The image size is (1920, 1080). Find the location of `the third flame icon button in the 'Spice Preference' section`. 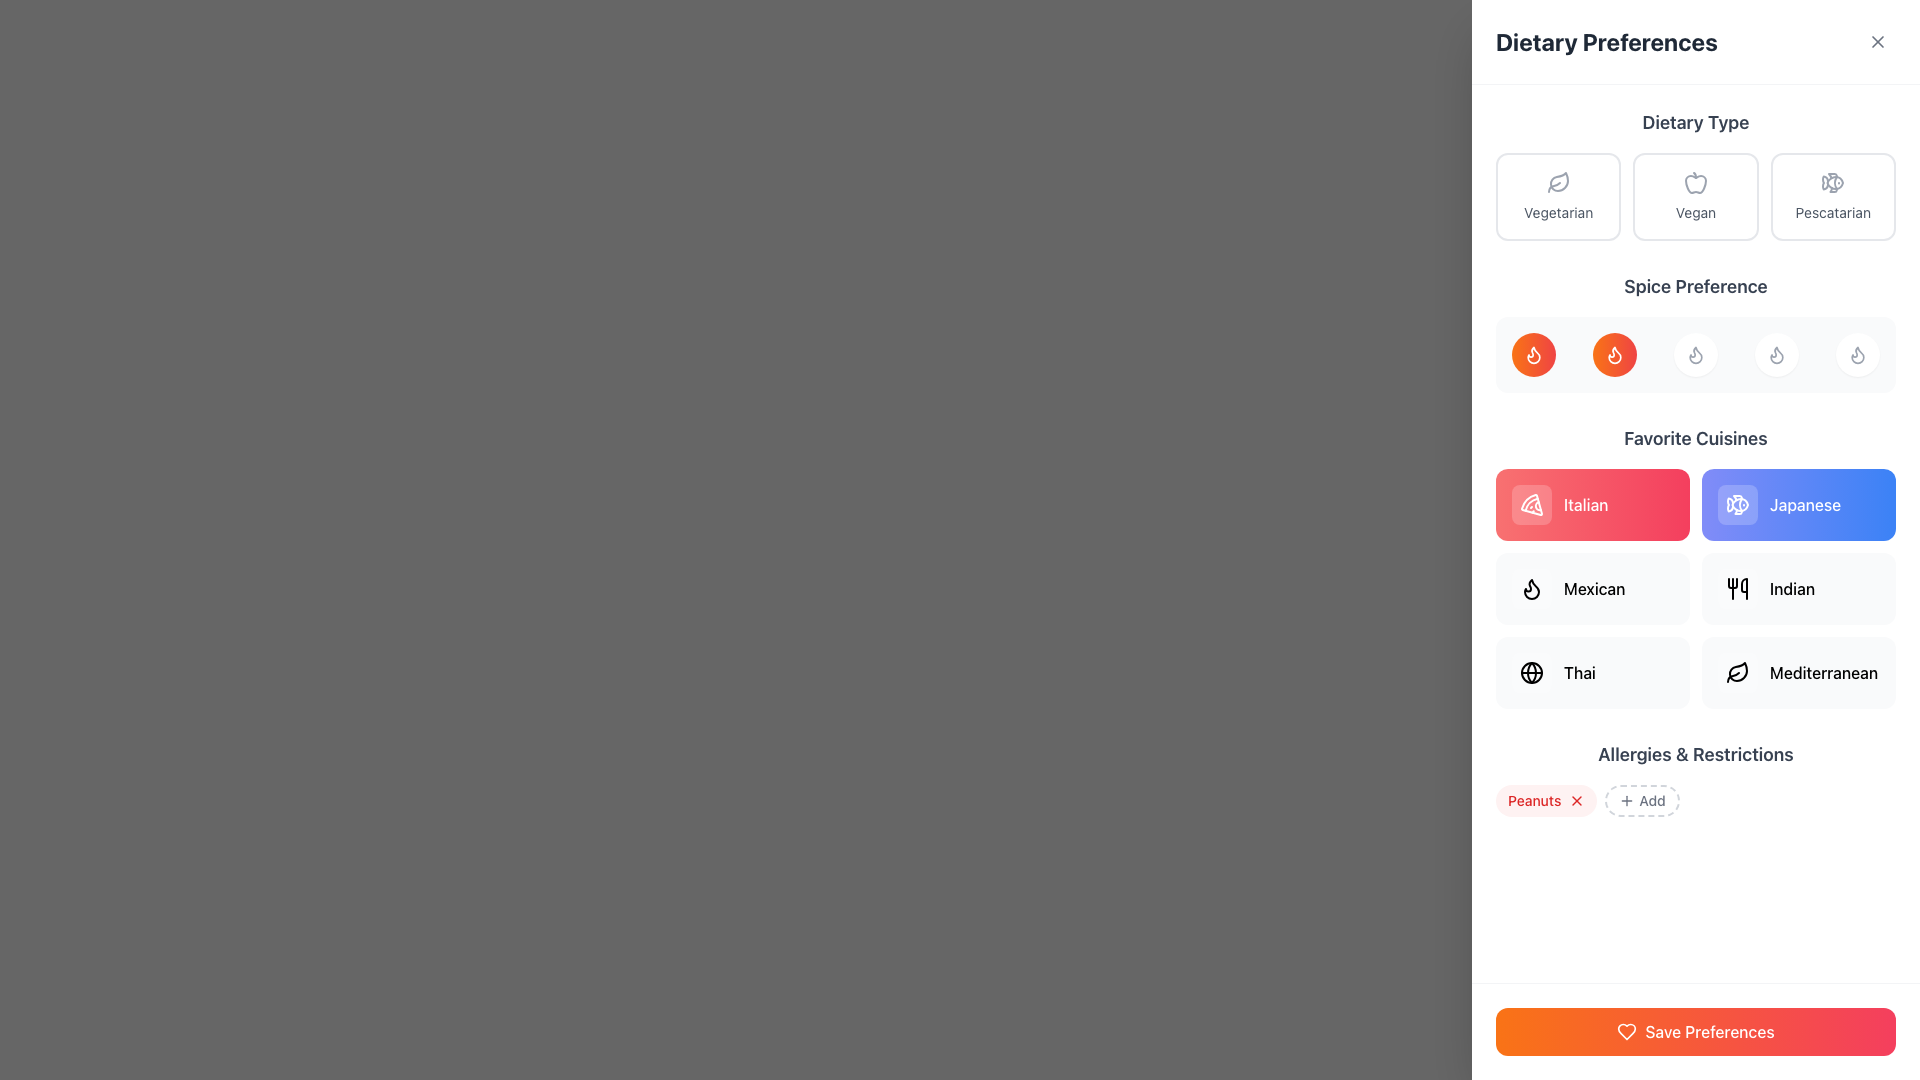

the third flame icon button in the 'Spice Preference' section is located at coordinates (1694, 353).